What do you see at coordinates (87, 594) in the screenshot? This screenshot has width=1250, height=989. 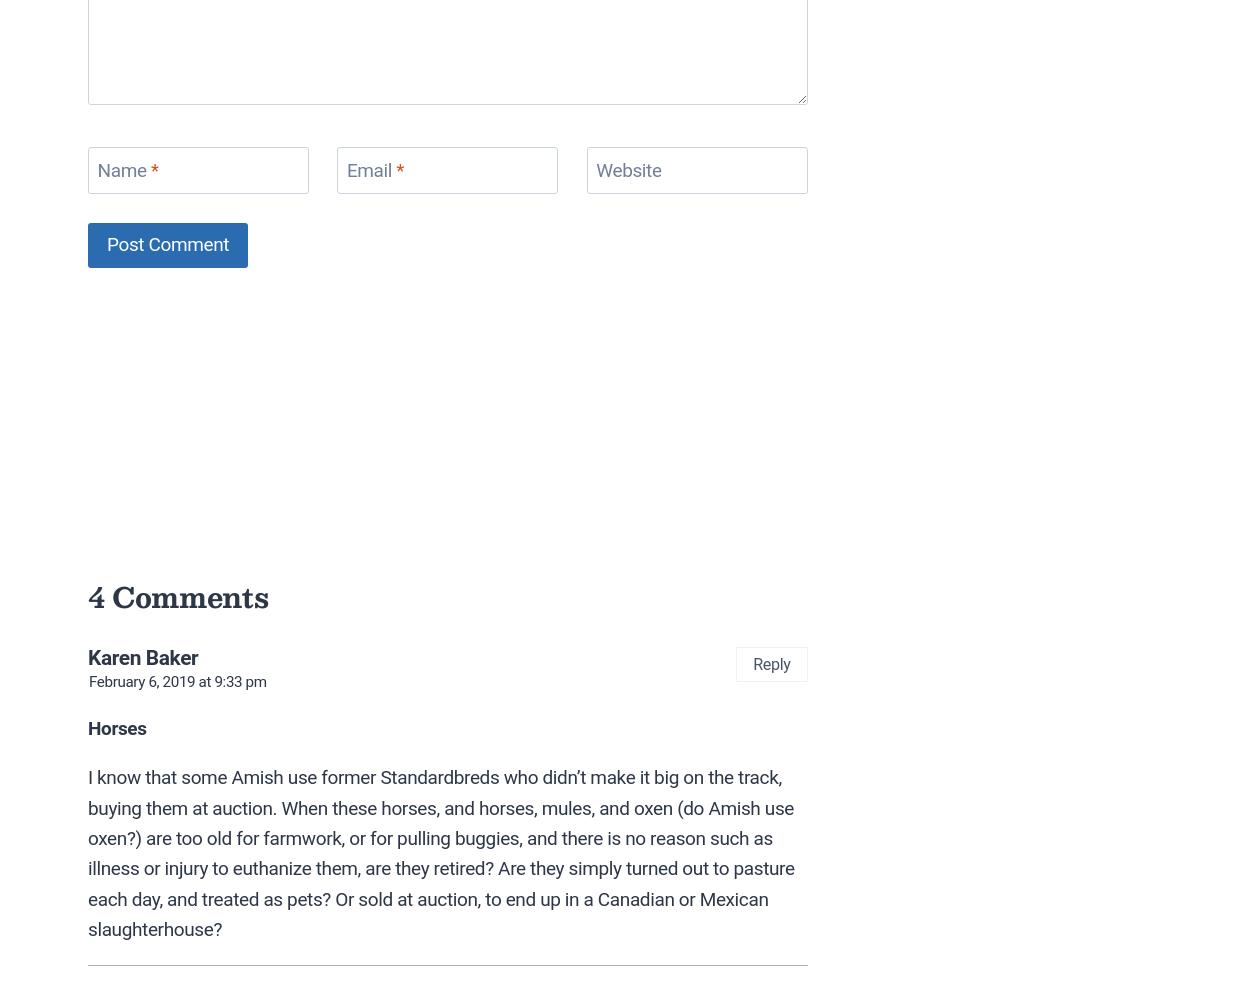 I see `'4 Comments'` at bounding box center [87, 594].